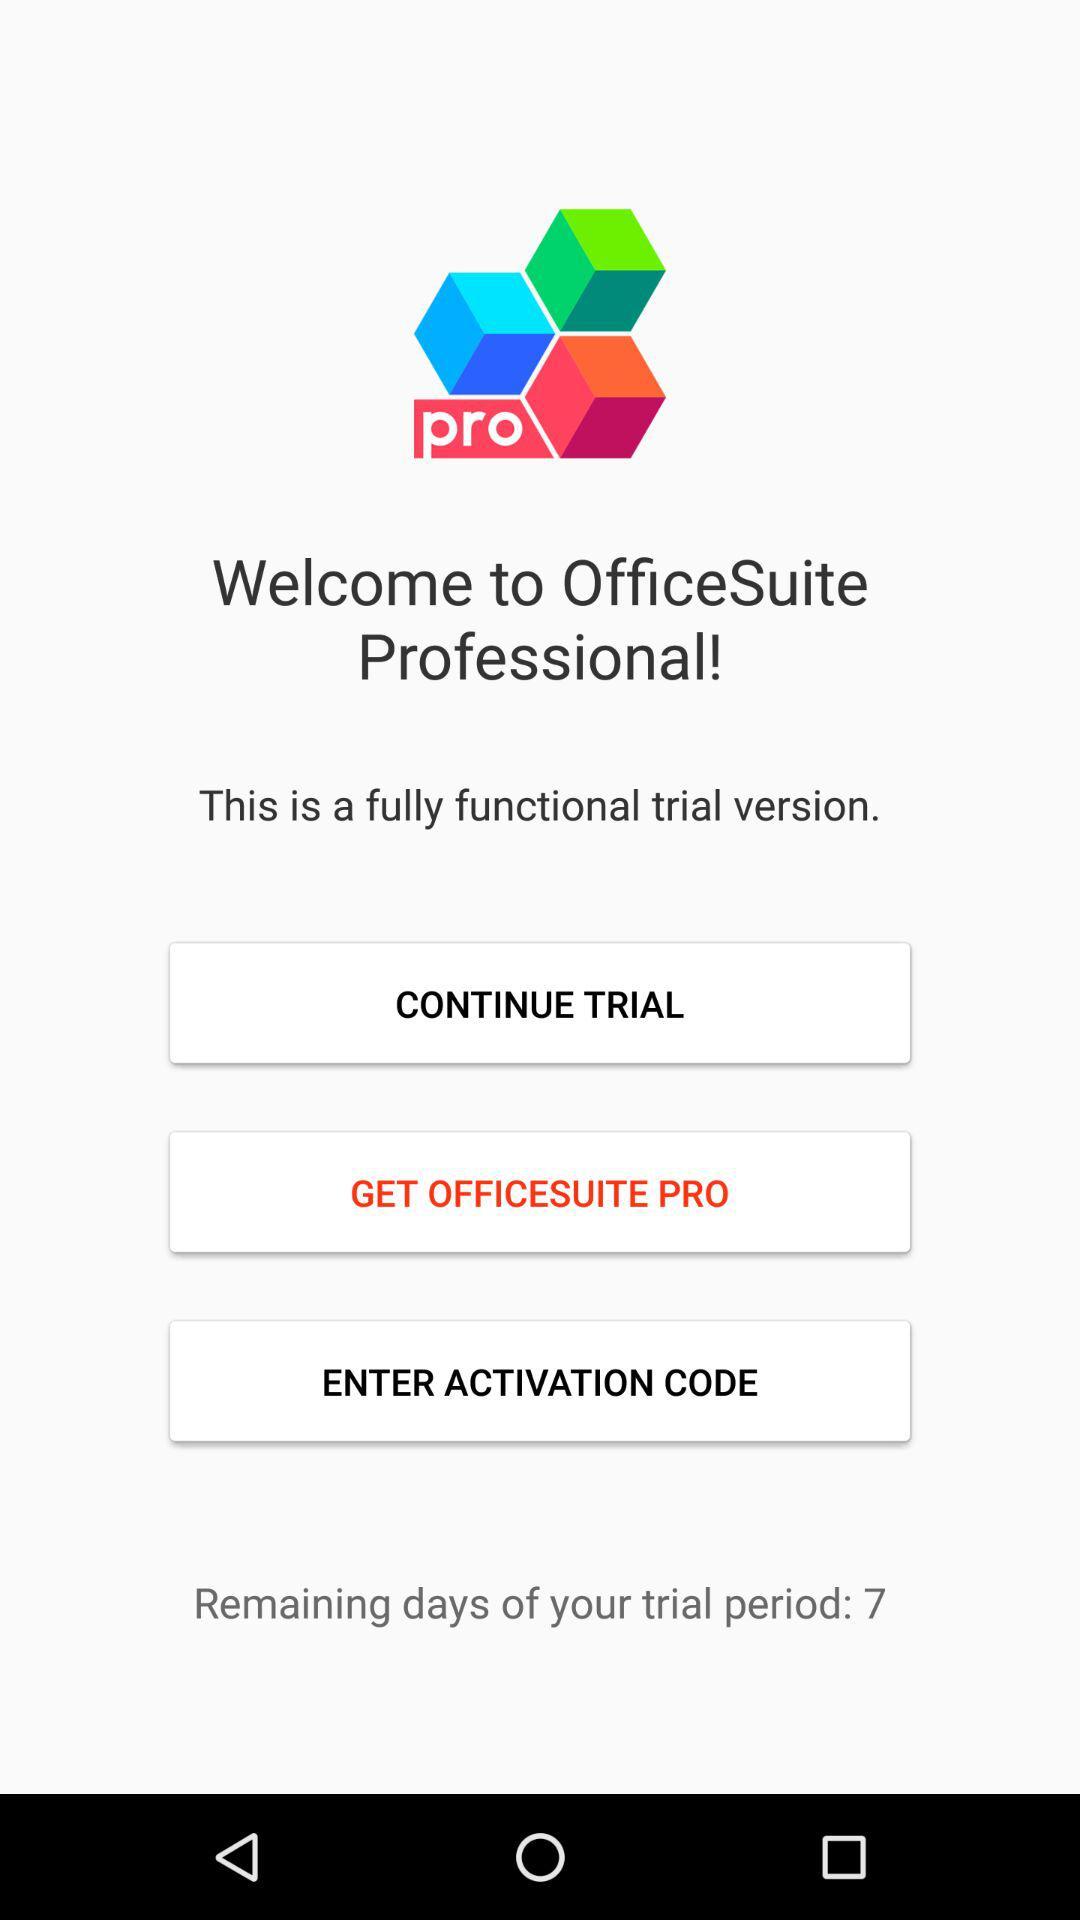 This screenshot has width=1080, height=1920. What do you see at coordinates (540, 1192) in the screenshot?
I see `icon below the continue trial icon` at bounding box center [540, 1192].